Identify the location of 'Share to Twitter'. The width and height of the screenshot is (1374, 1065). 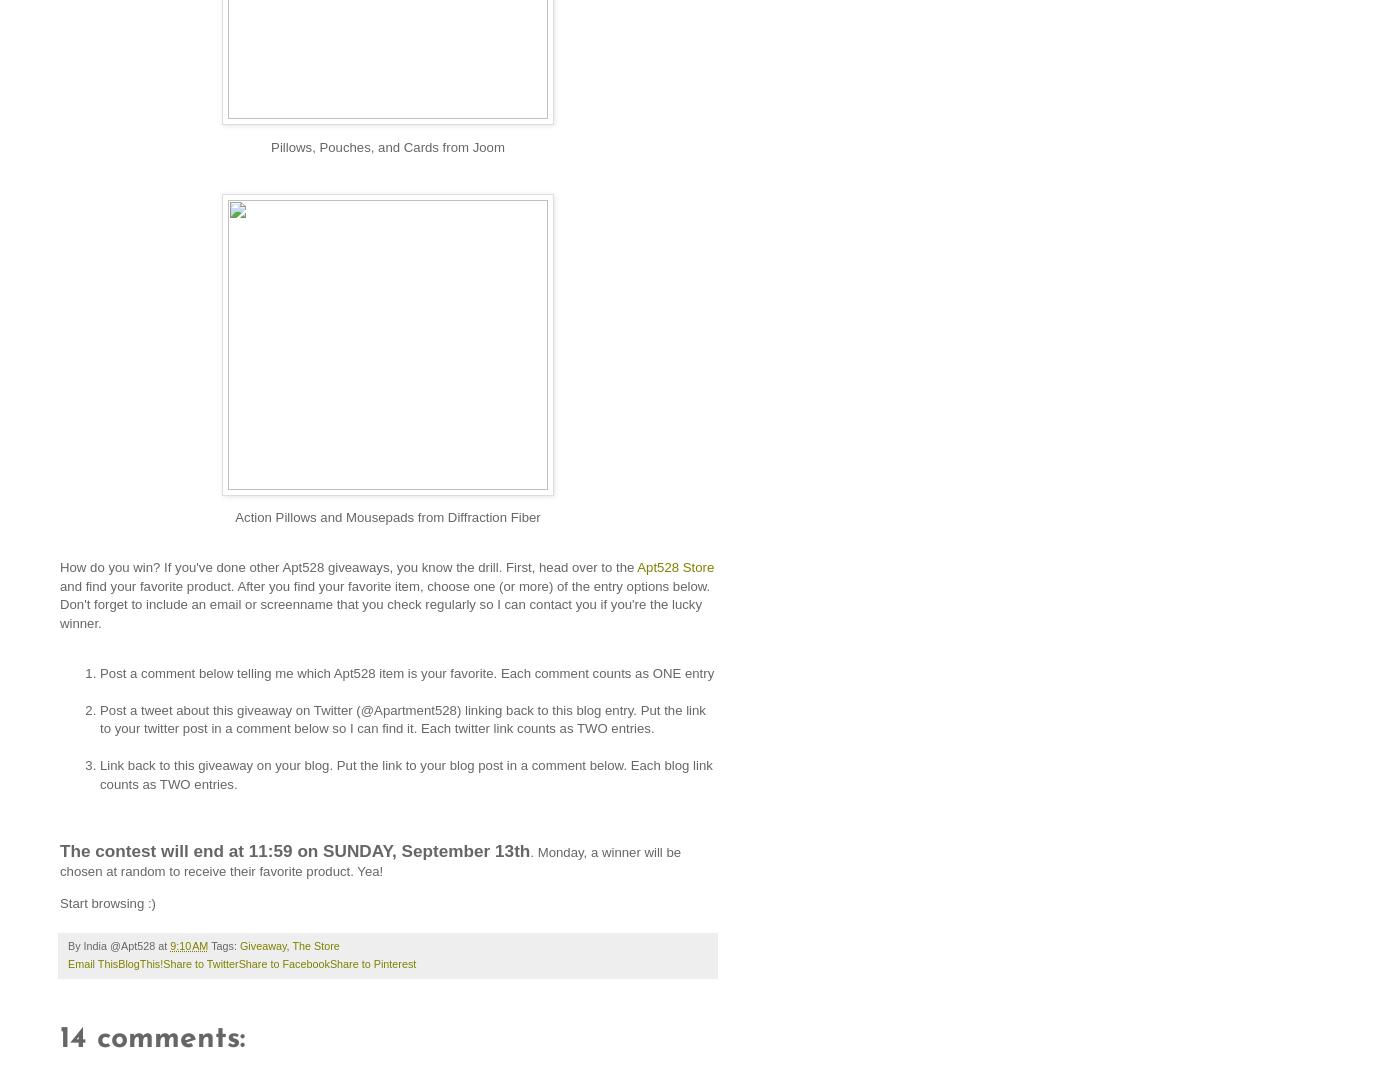
(199, 962).